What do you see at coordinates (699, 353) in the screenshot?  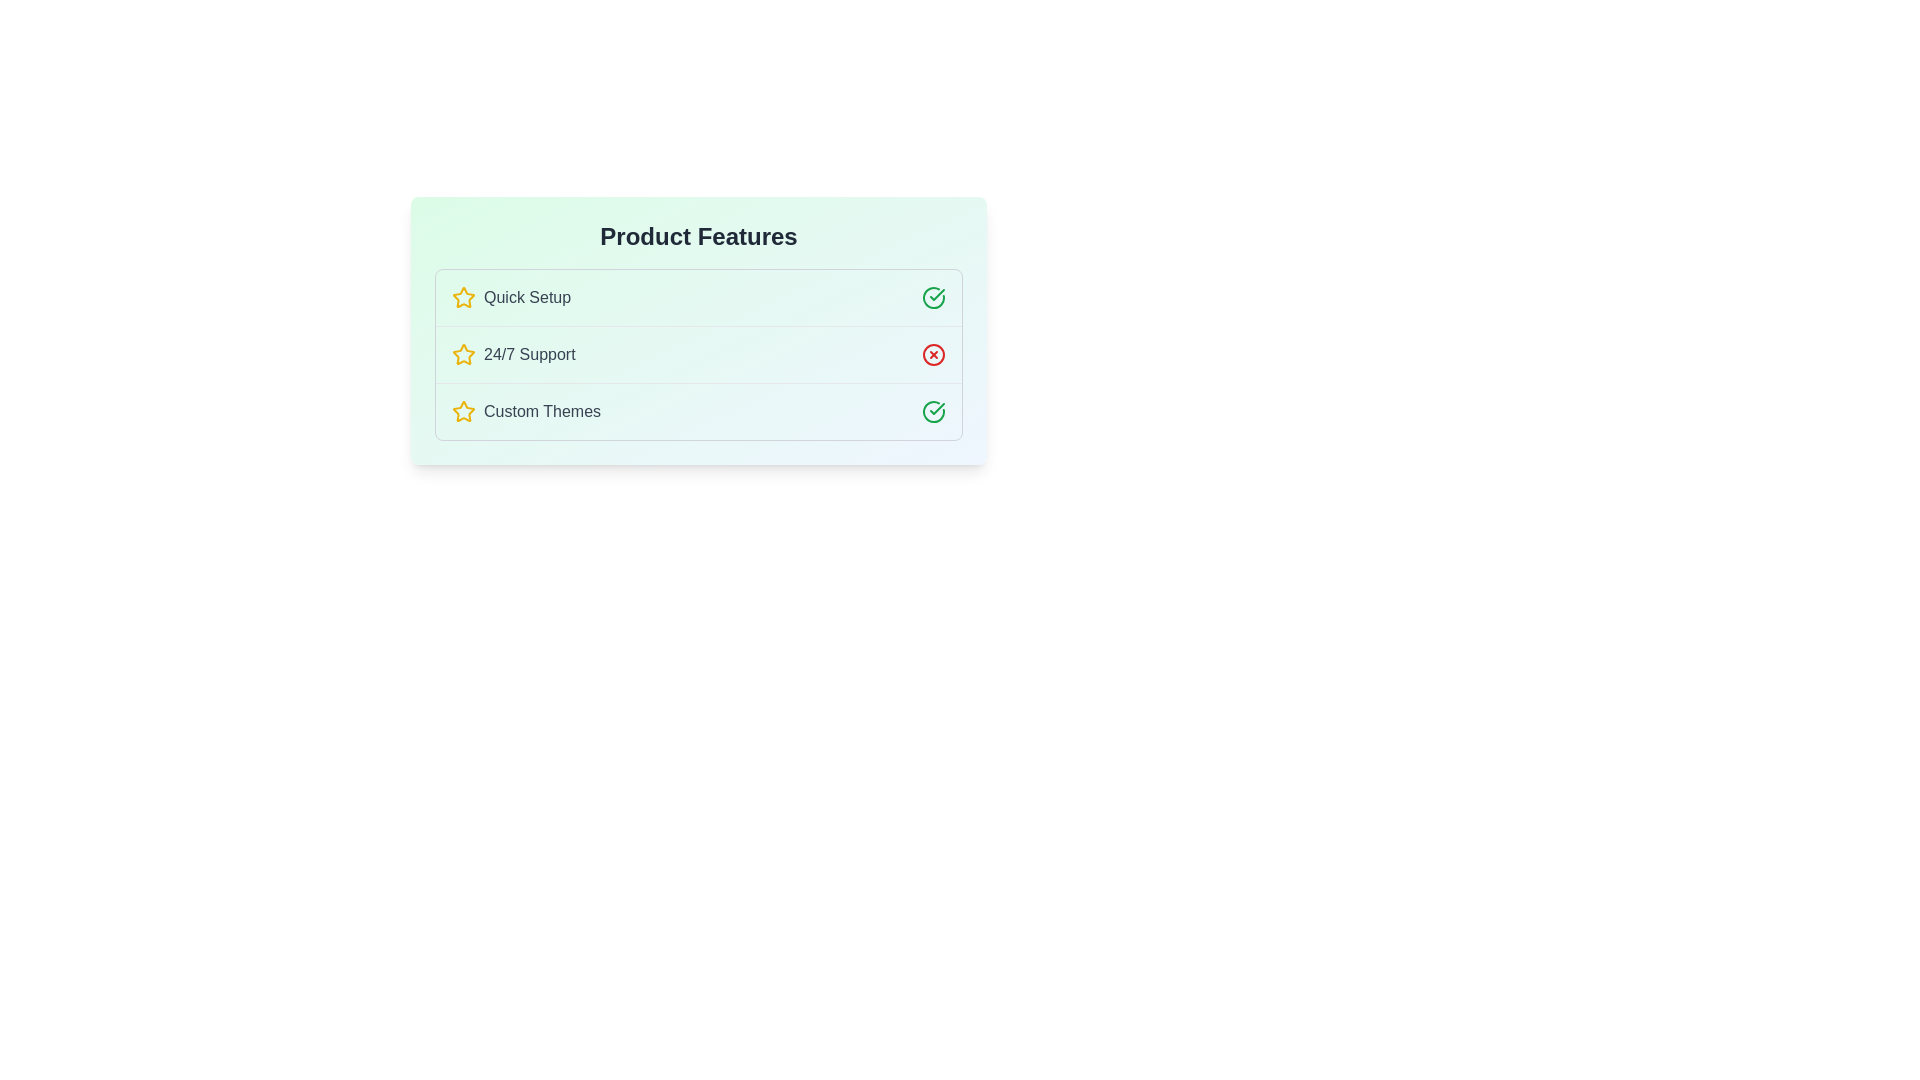 I see `the list item corresponding to 24/7 Support` at bounding box center [699, 353].